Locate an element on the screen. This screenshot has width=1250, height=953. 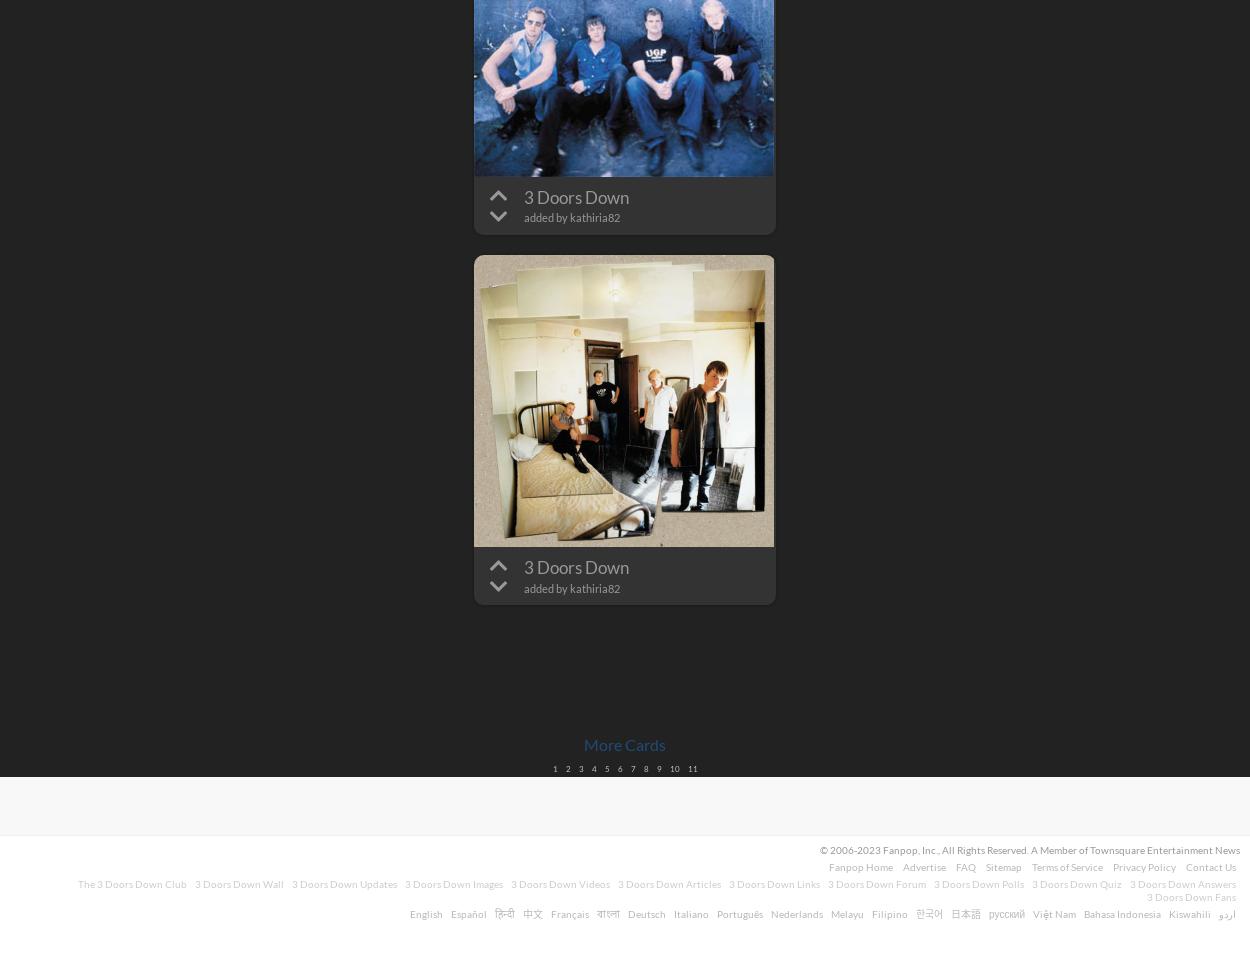
'3 Doors Down Forum' is located at coordinates (827, 884).